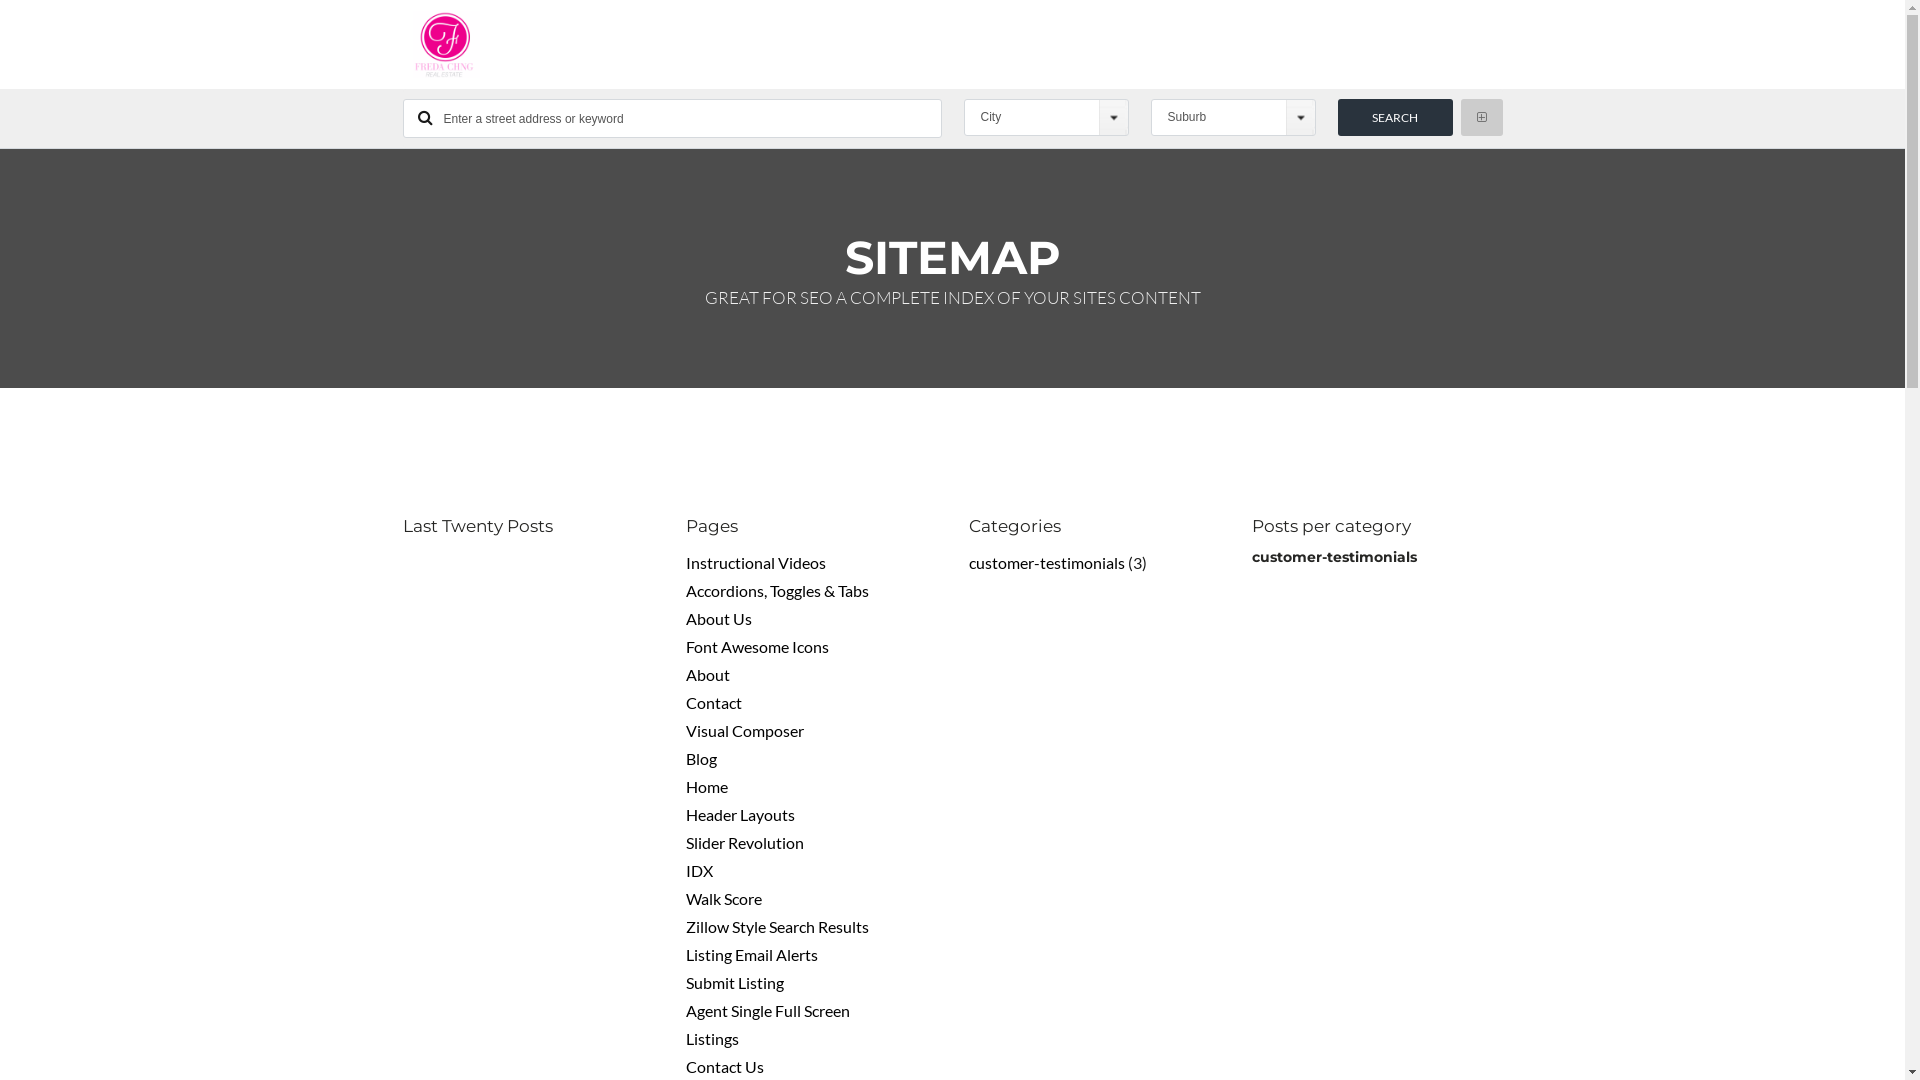  Describe the element at coordinates (723, 1065) in the screenshot. I see `'Contact Us'` at that location.